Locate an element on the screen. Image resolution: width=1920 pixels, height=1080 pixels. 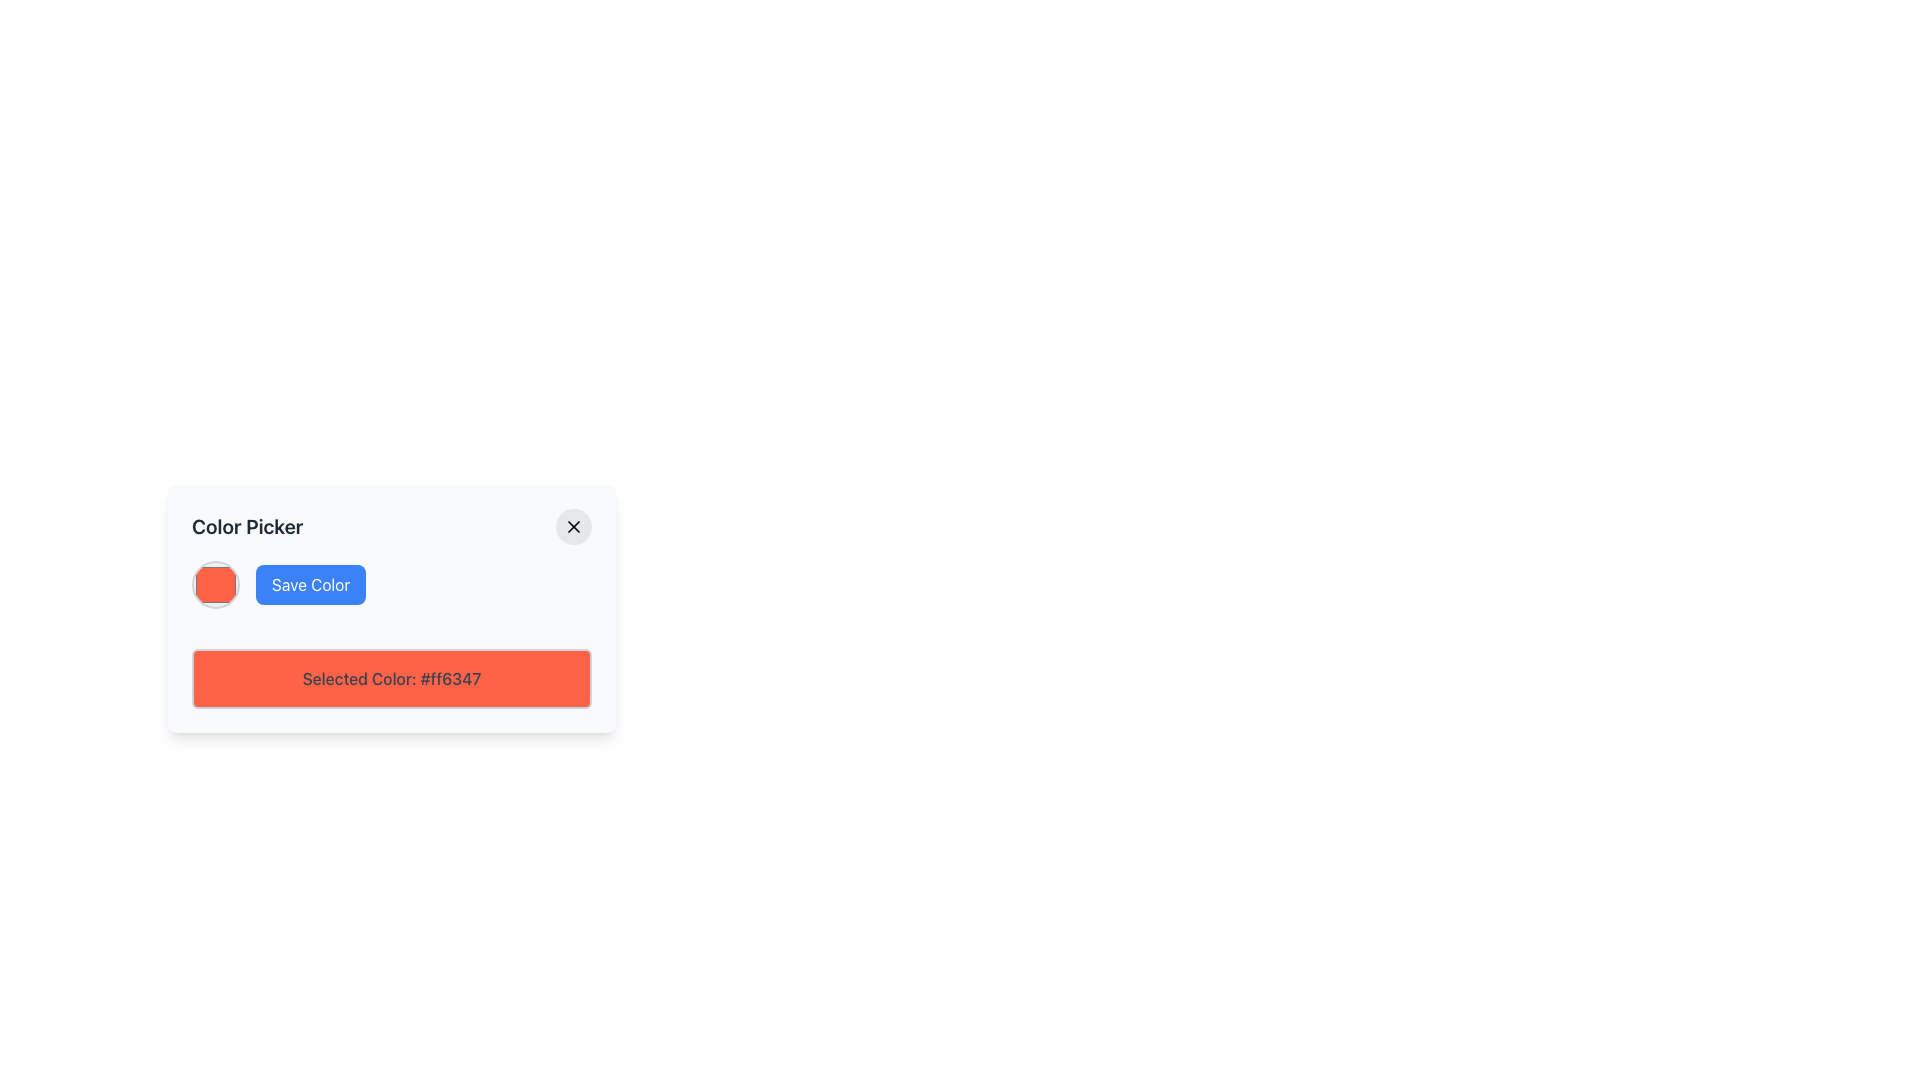
the circular button with a light gray background and a black 'X' symbol is located at coordinates (573, 526).